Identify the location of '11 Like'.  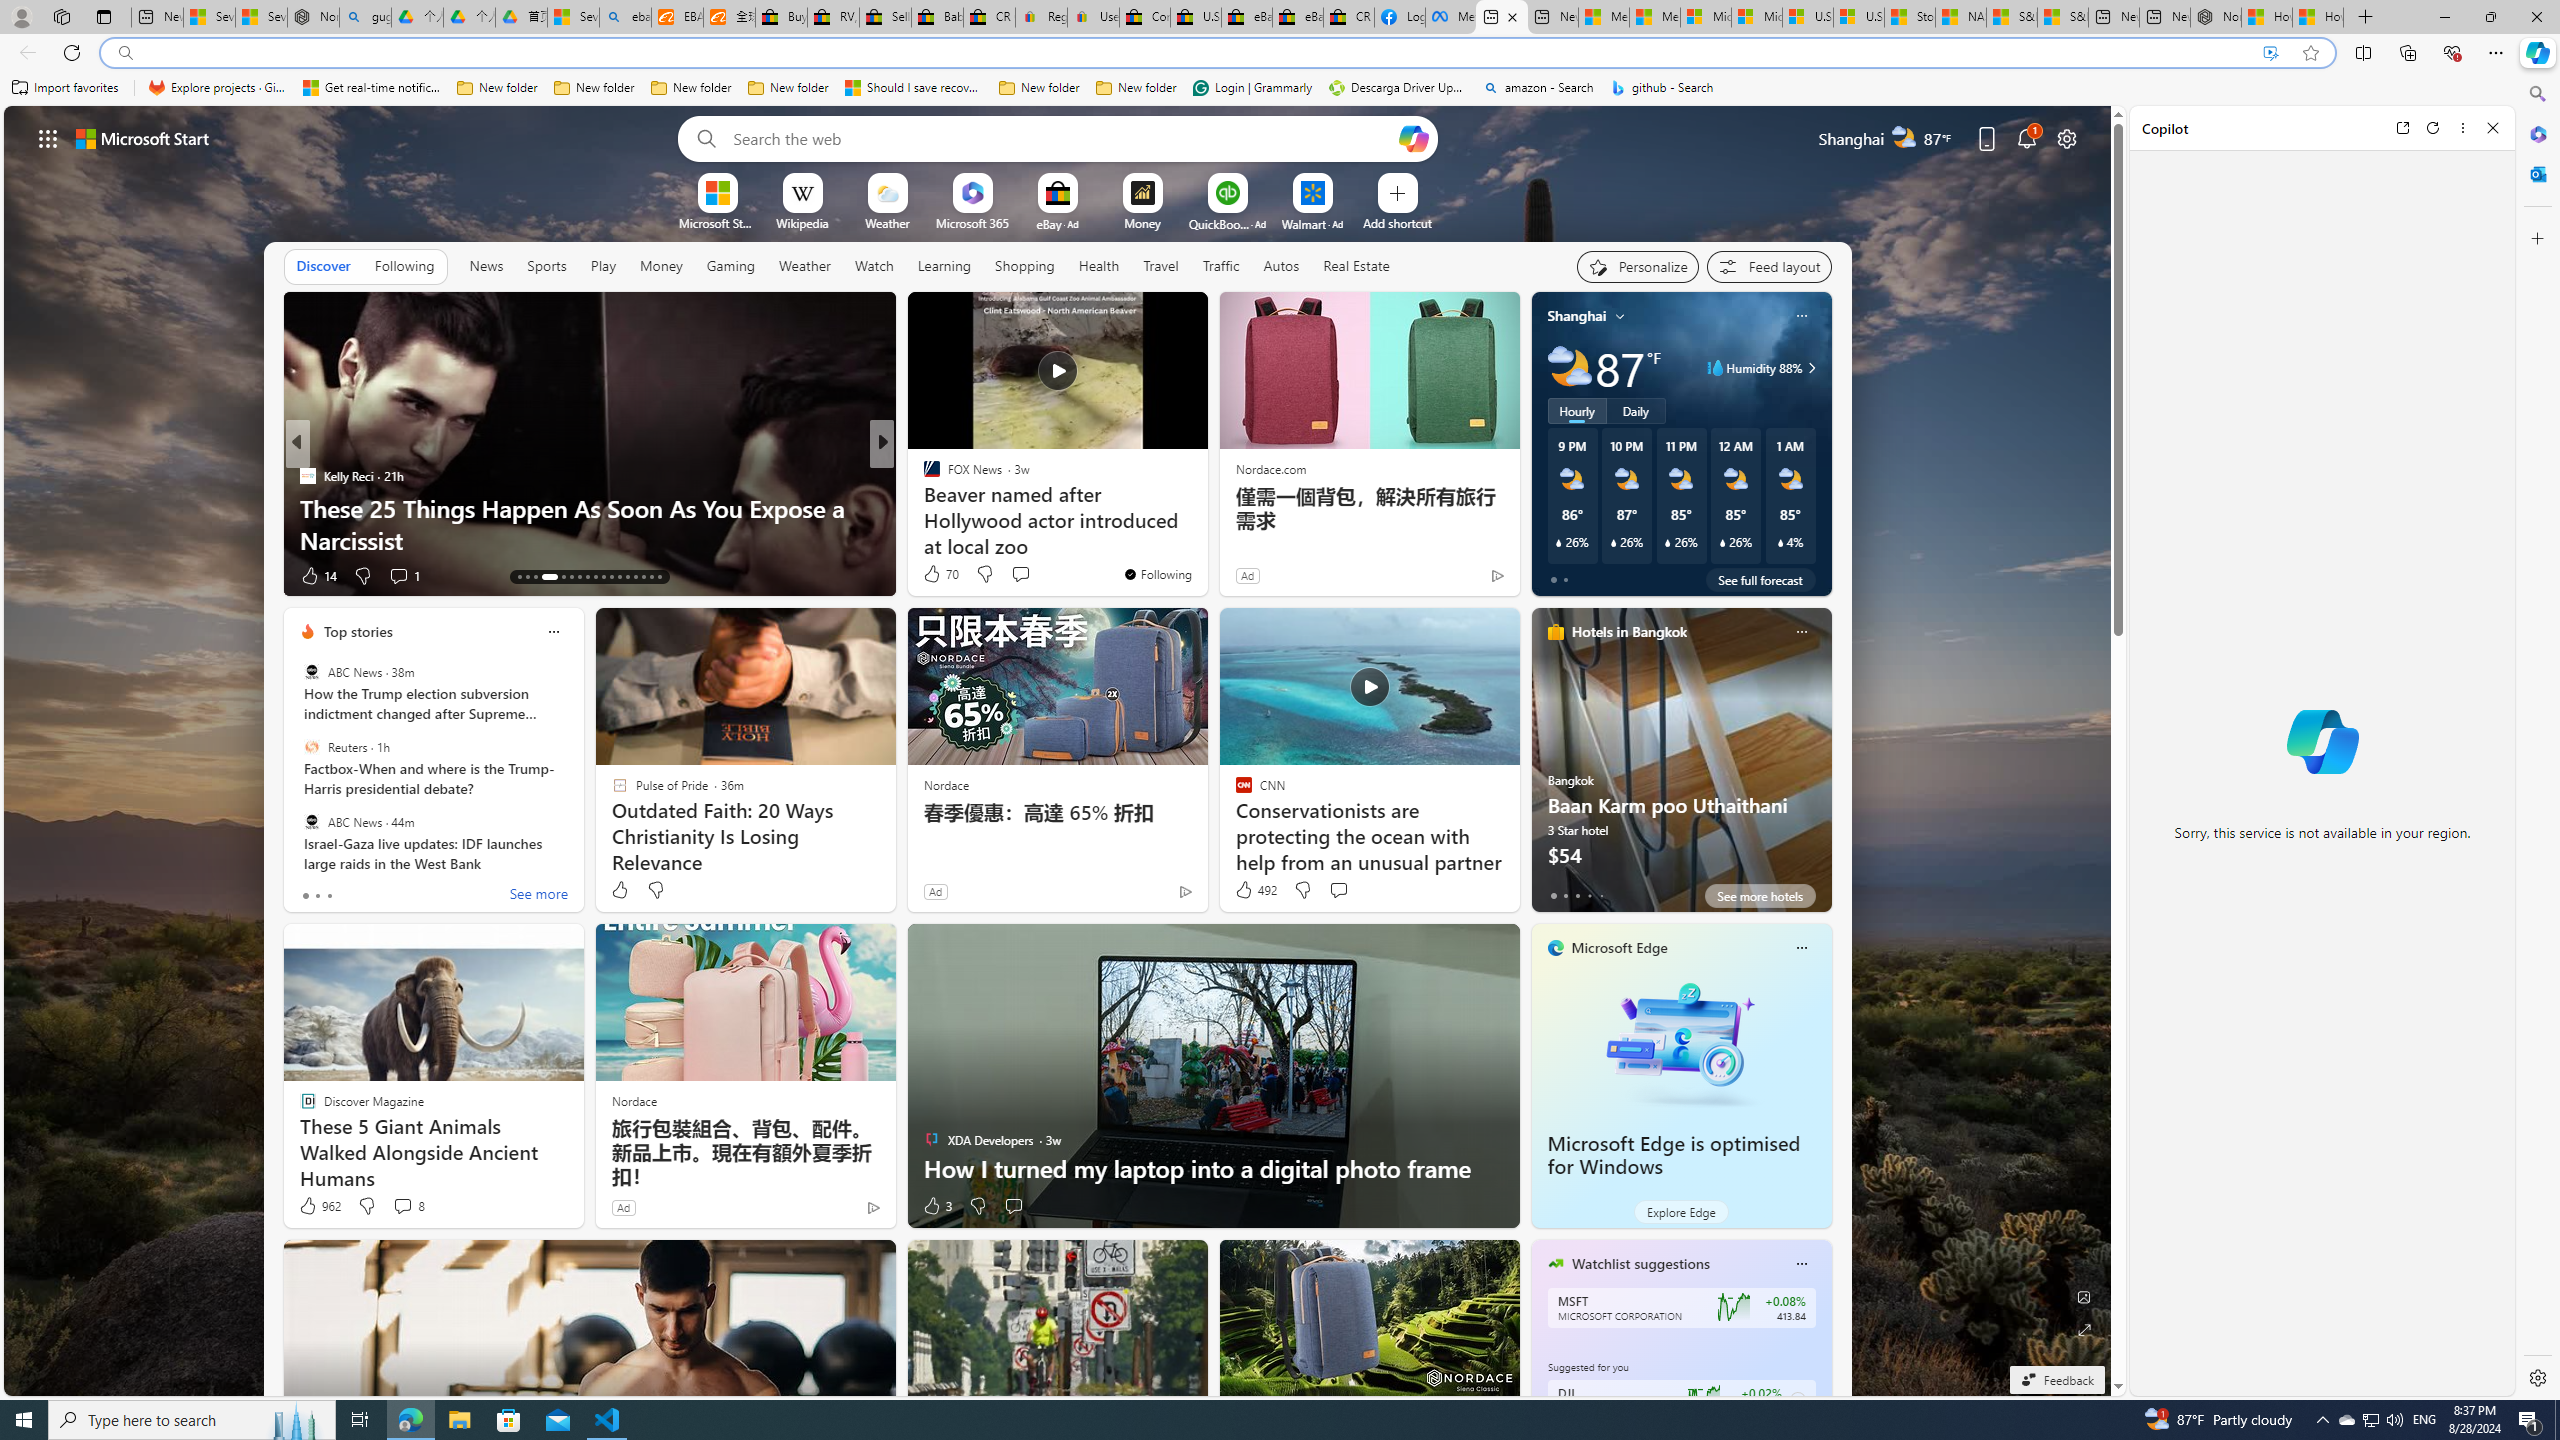
(933, 575).